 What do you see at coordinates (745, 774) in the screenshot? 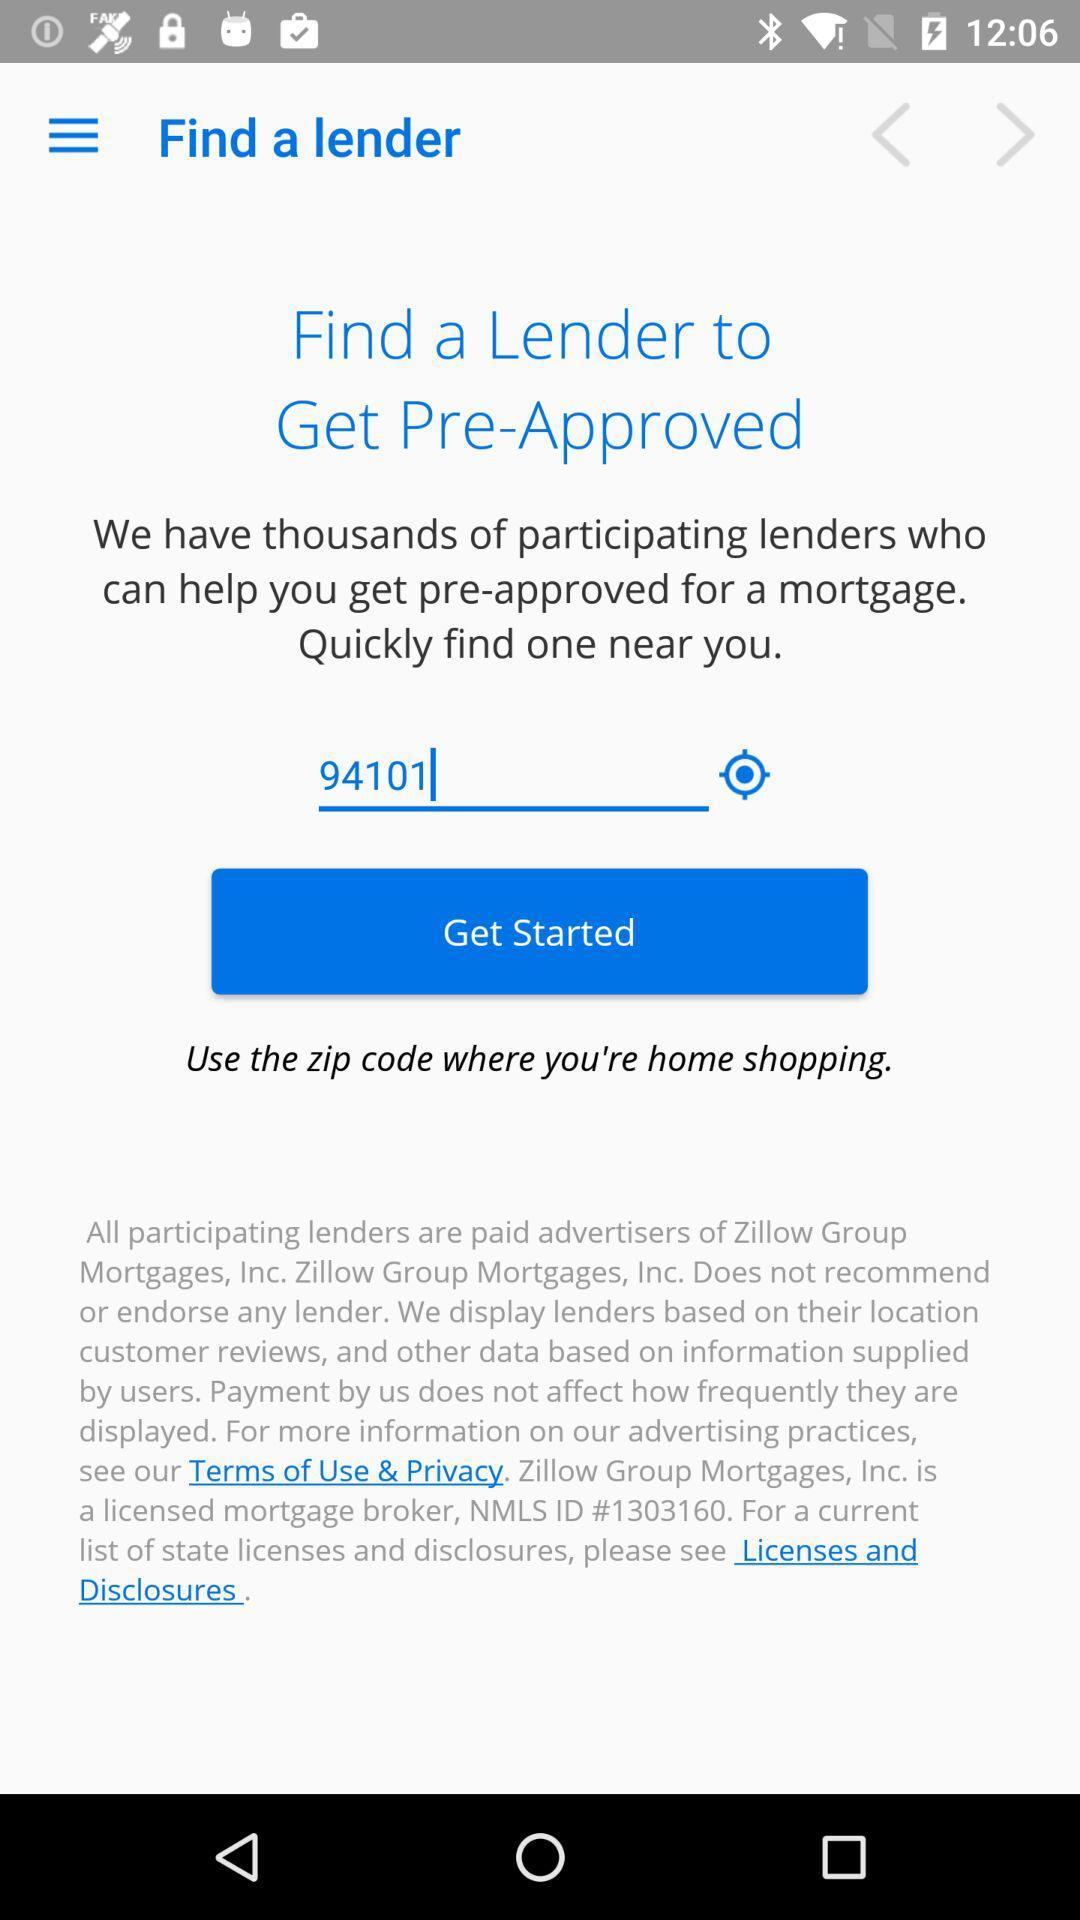
I see `the icon to the right of 94101 icon` at bounding box center [745, 774].